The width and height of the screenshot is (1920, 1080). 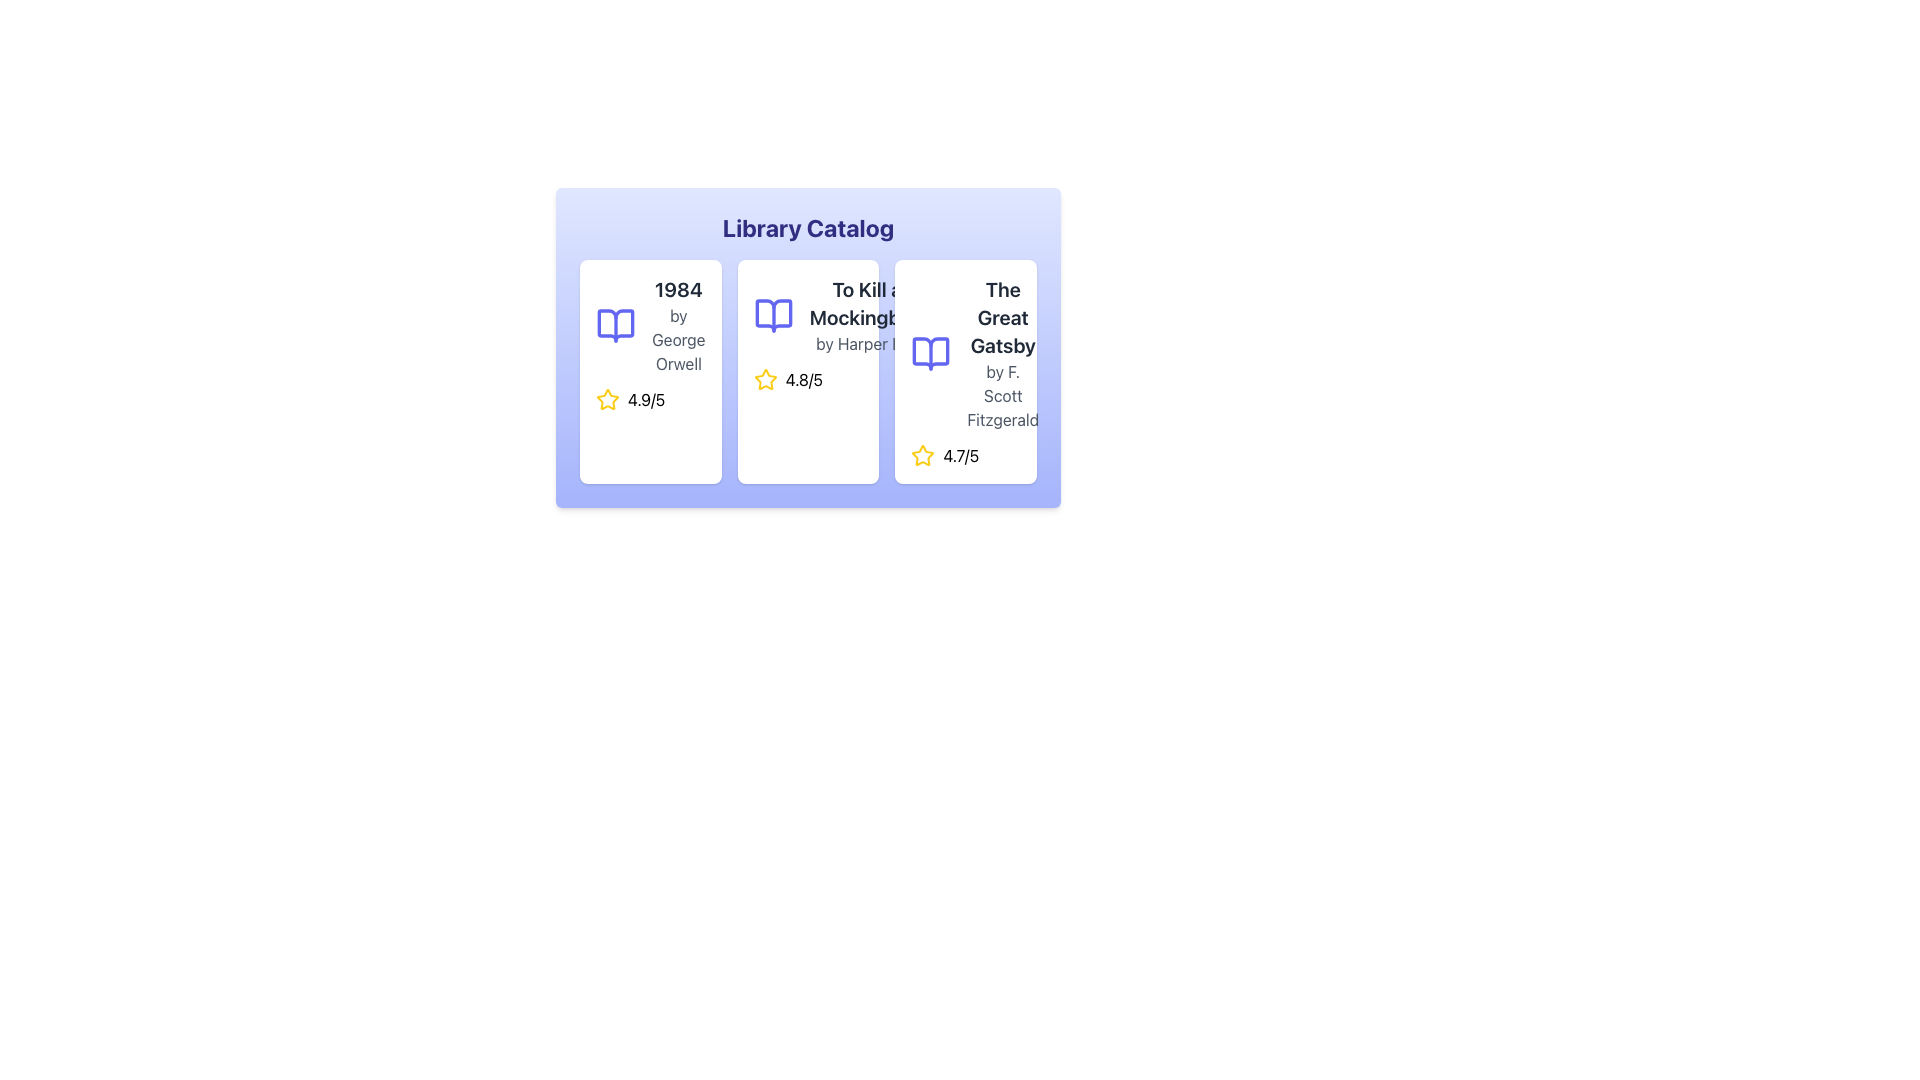 What do you see at coordinates (678, 289) in the screenshot?
I see `text content of the text label displaying '1984' in bold, dark gray font located at the top-left of the first card` at bounding box center [678, 289].